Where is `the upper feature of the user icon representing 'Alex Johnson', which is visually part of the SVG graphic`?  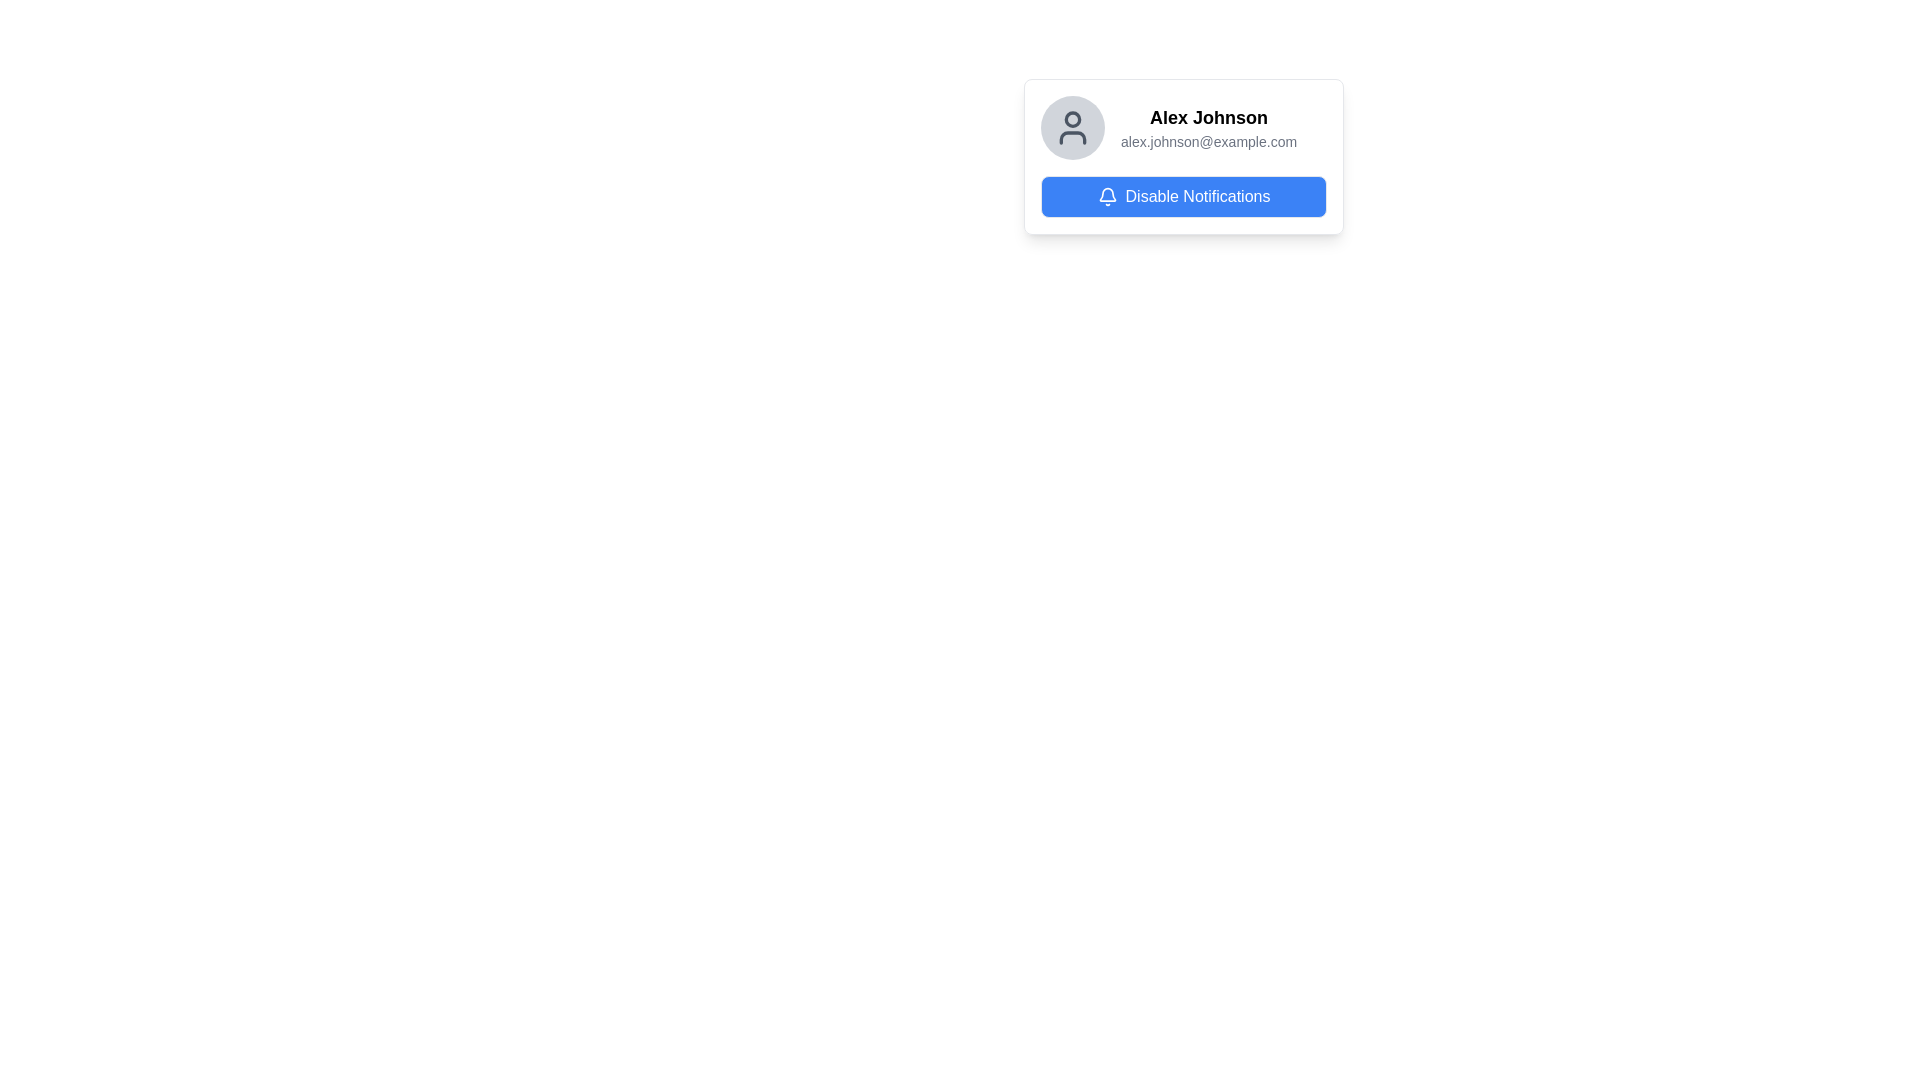 the upper feature of the user icon representing 'Alex Johnson', which is visually part of the SVG graphic is located at coordinates (1072, 119).